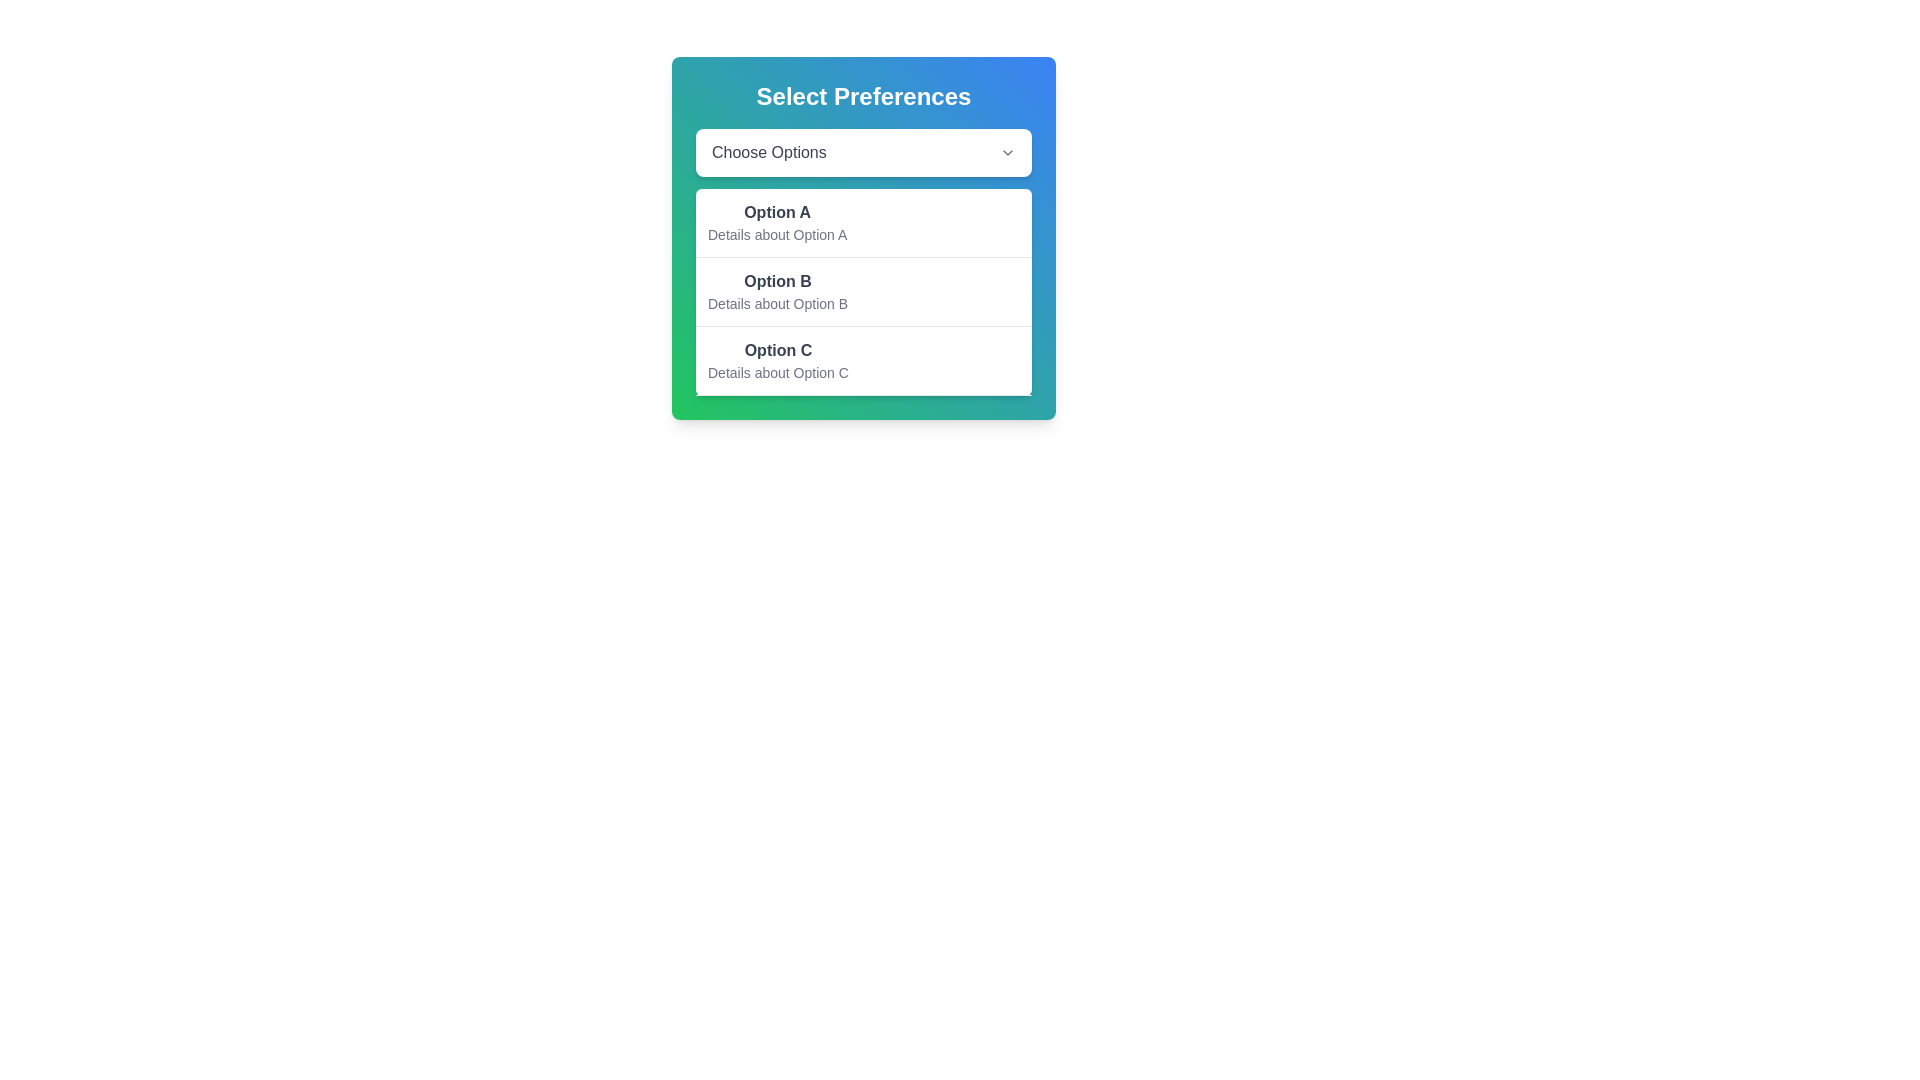  What do you see at coordinates (777, 373) in the screenshot?
I see `the static text label providing additional information about 'Option C', located below the 'Option C' option in the dropdown menu` at bounding box center [777, 373].